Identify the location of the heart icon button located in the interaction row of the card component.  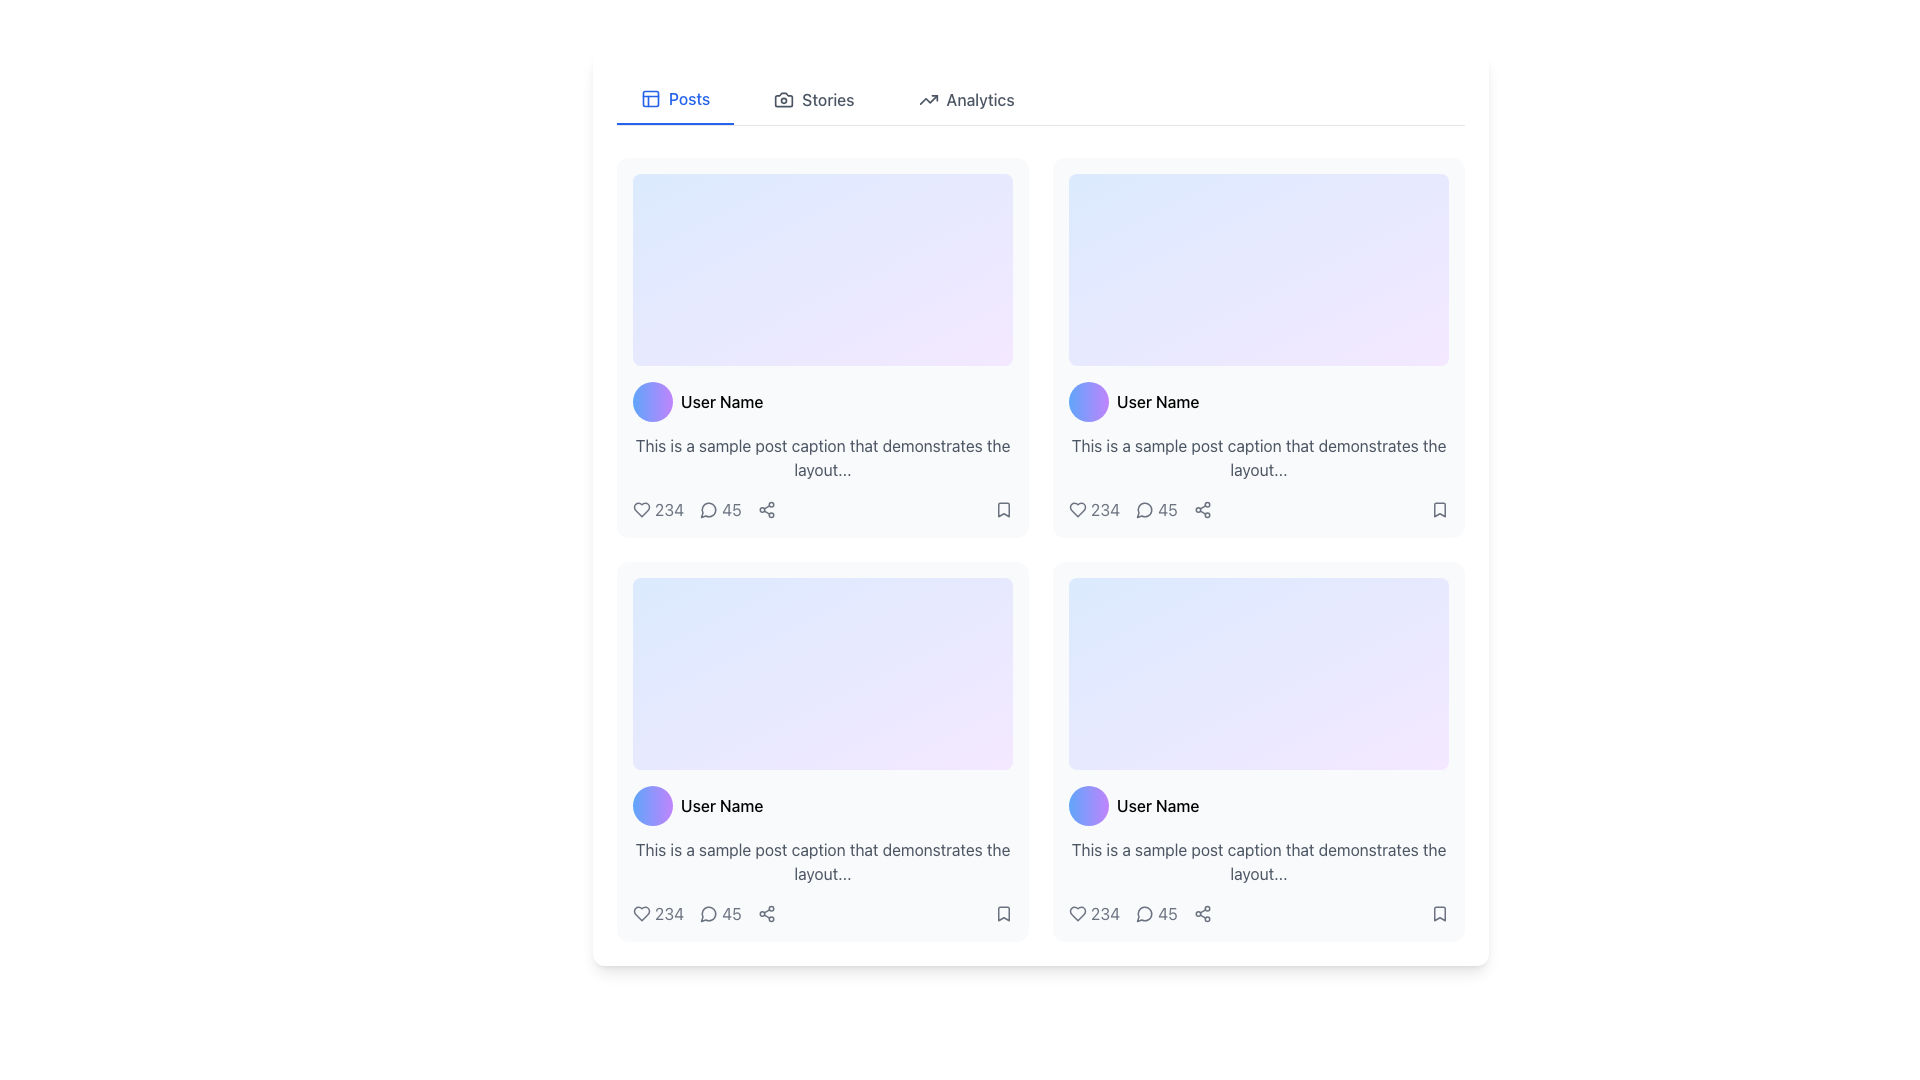
(1077, 508).